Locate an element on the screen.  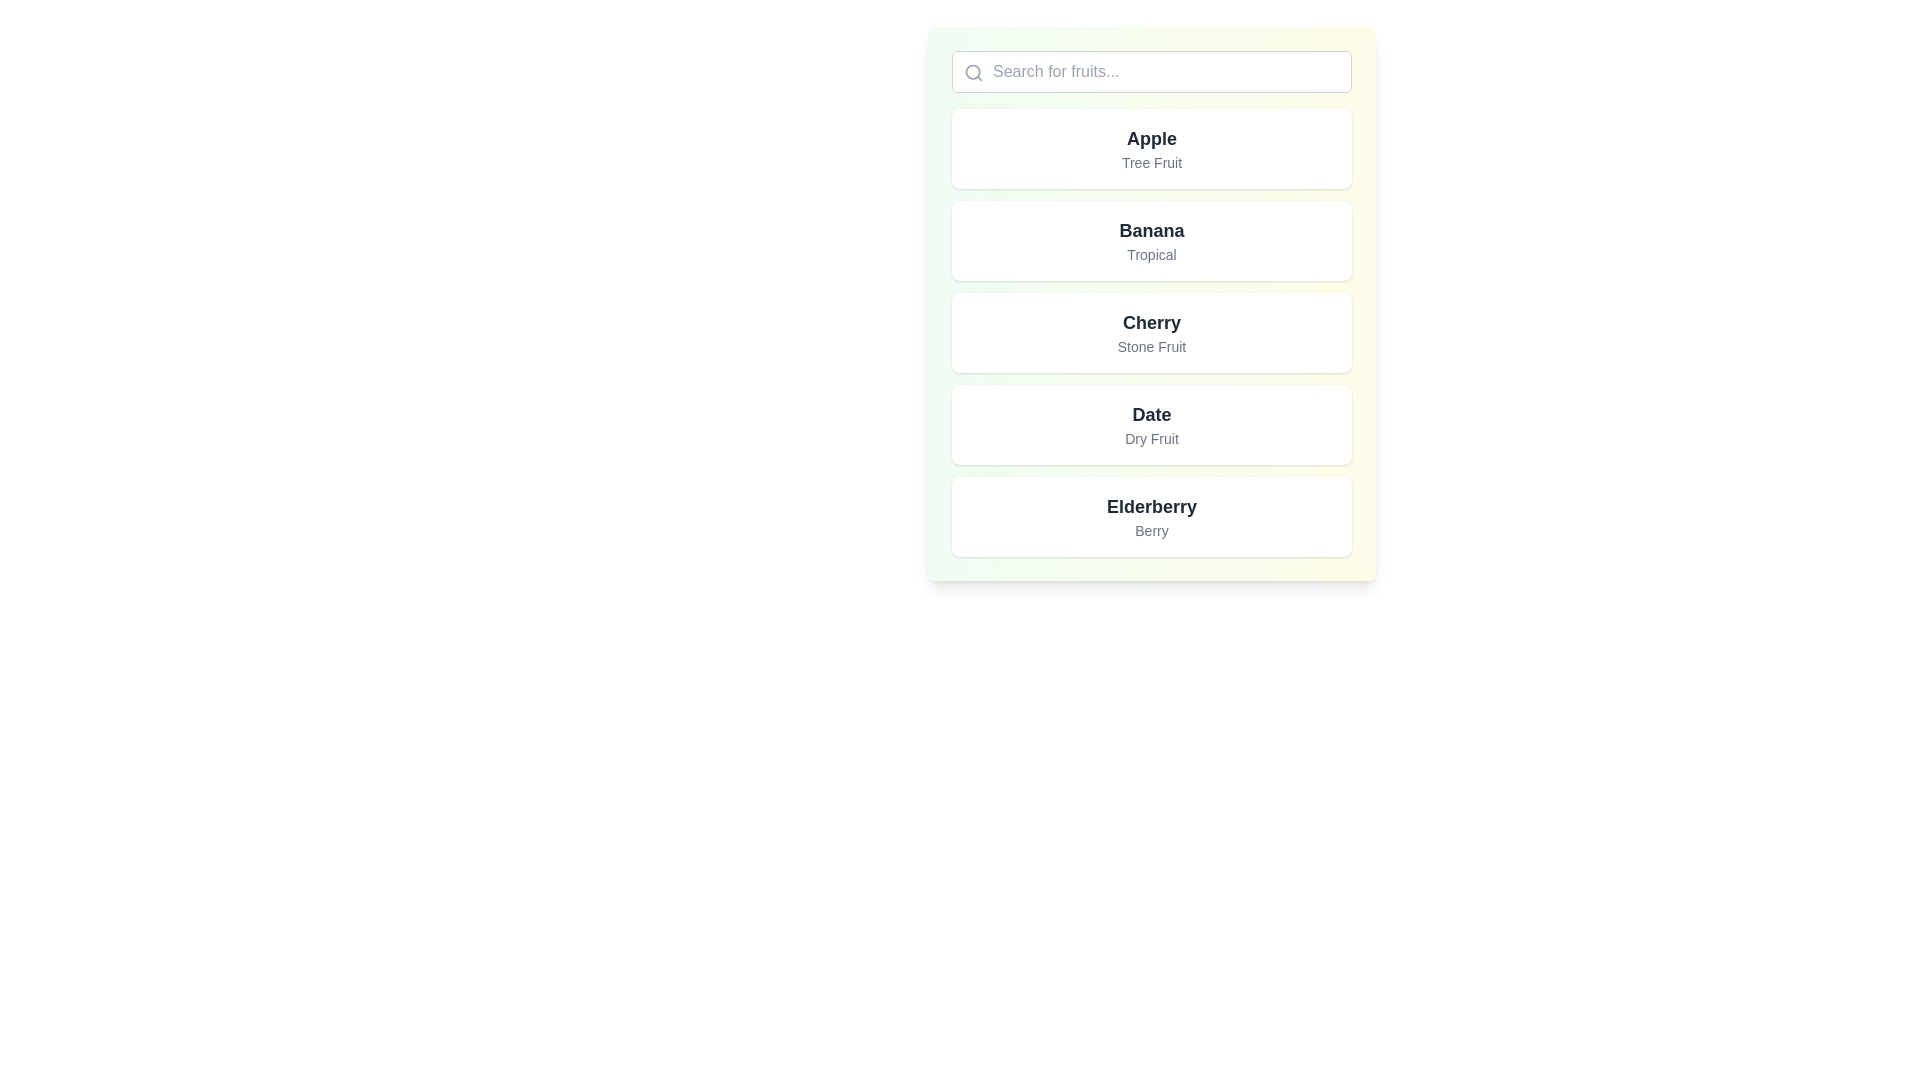
the Text Label displaying 'Cherry' which is positioned above the text 'Stone Fruit' in the vertical list is located at coordinates (1152, 322).